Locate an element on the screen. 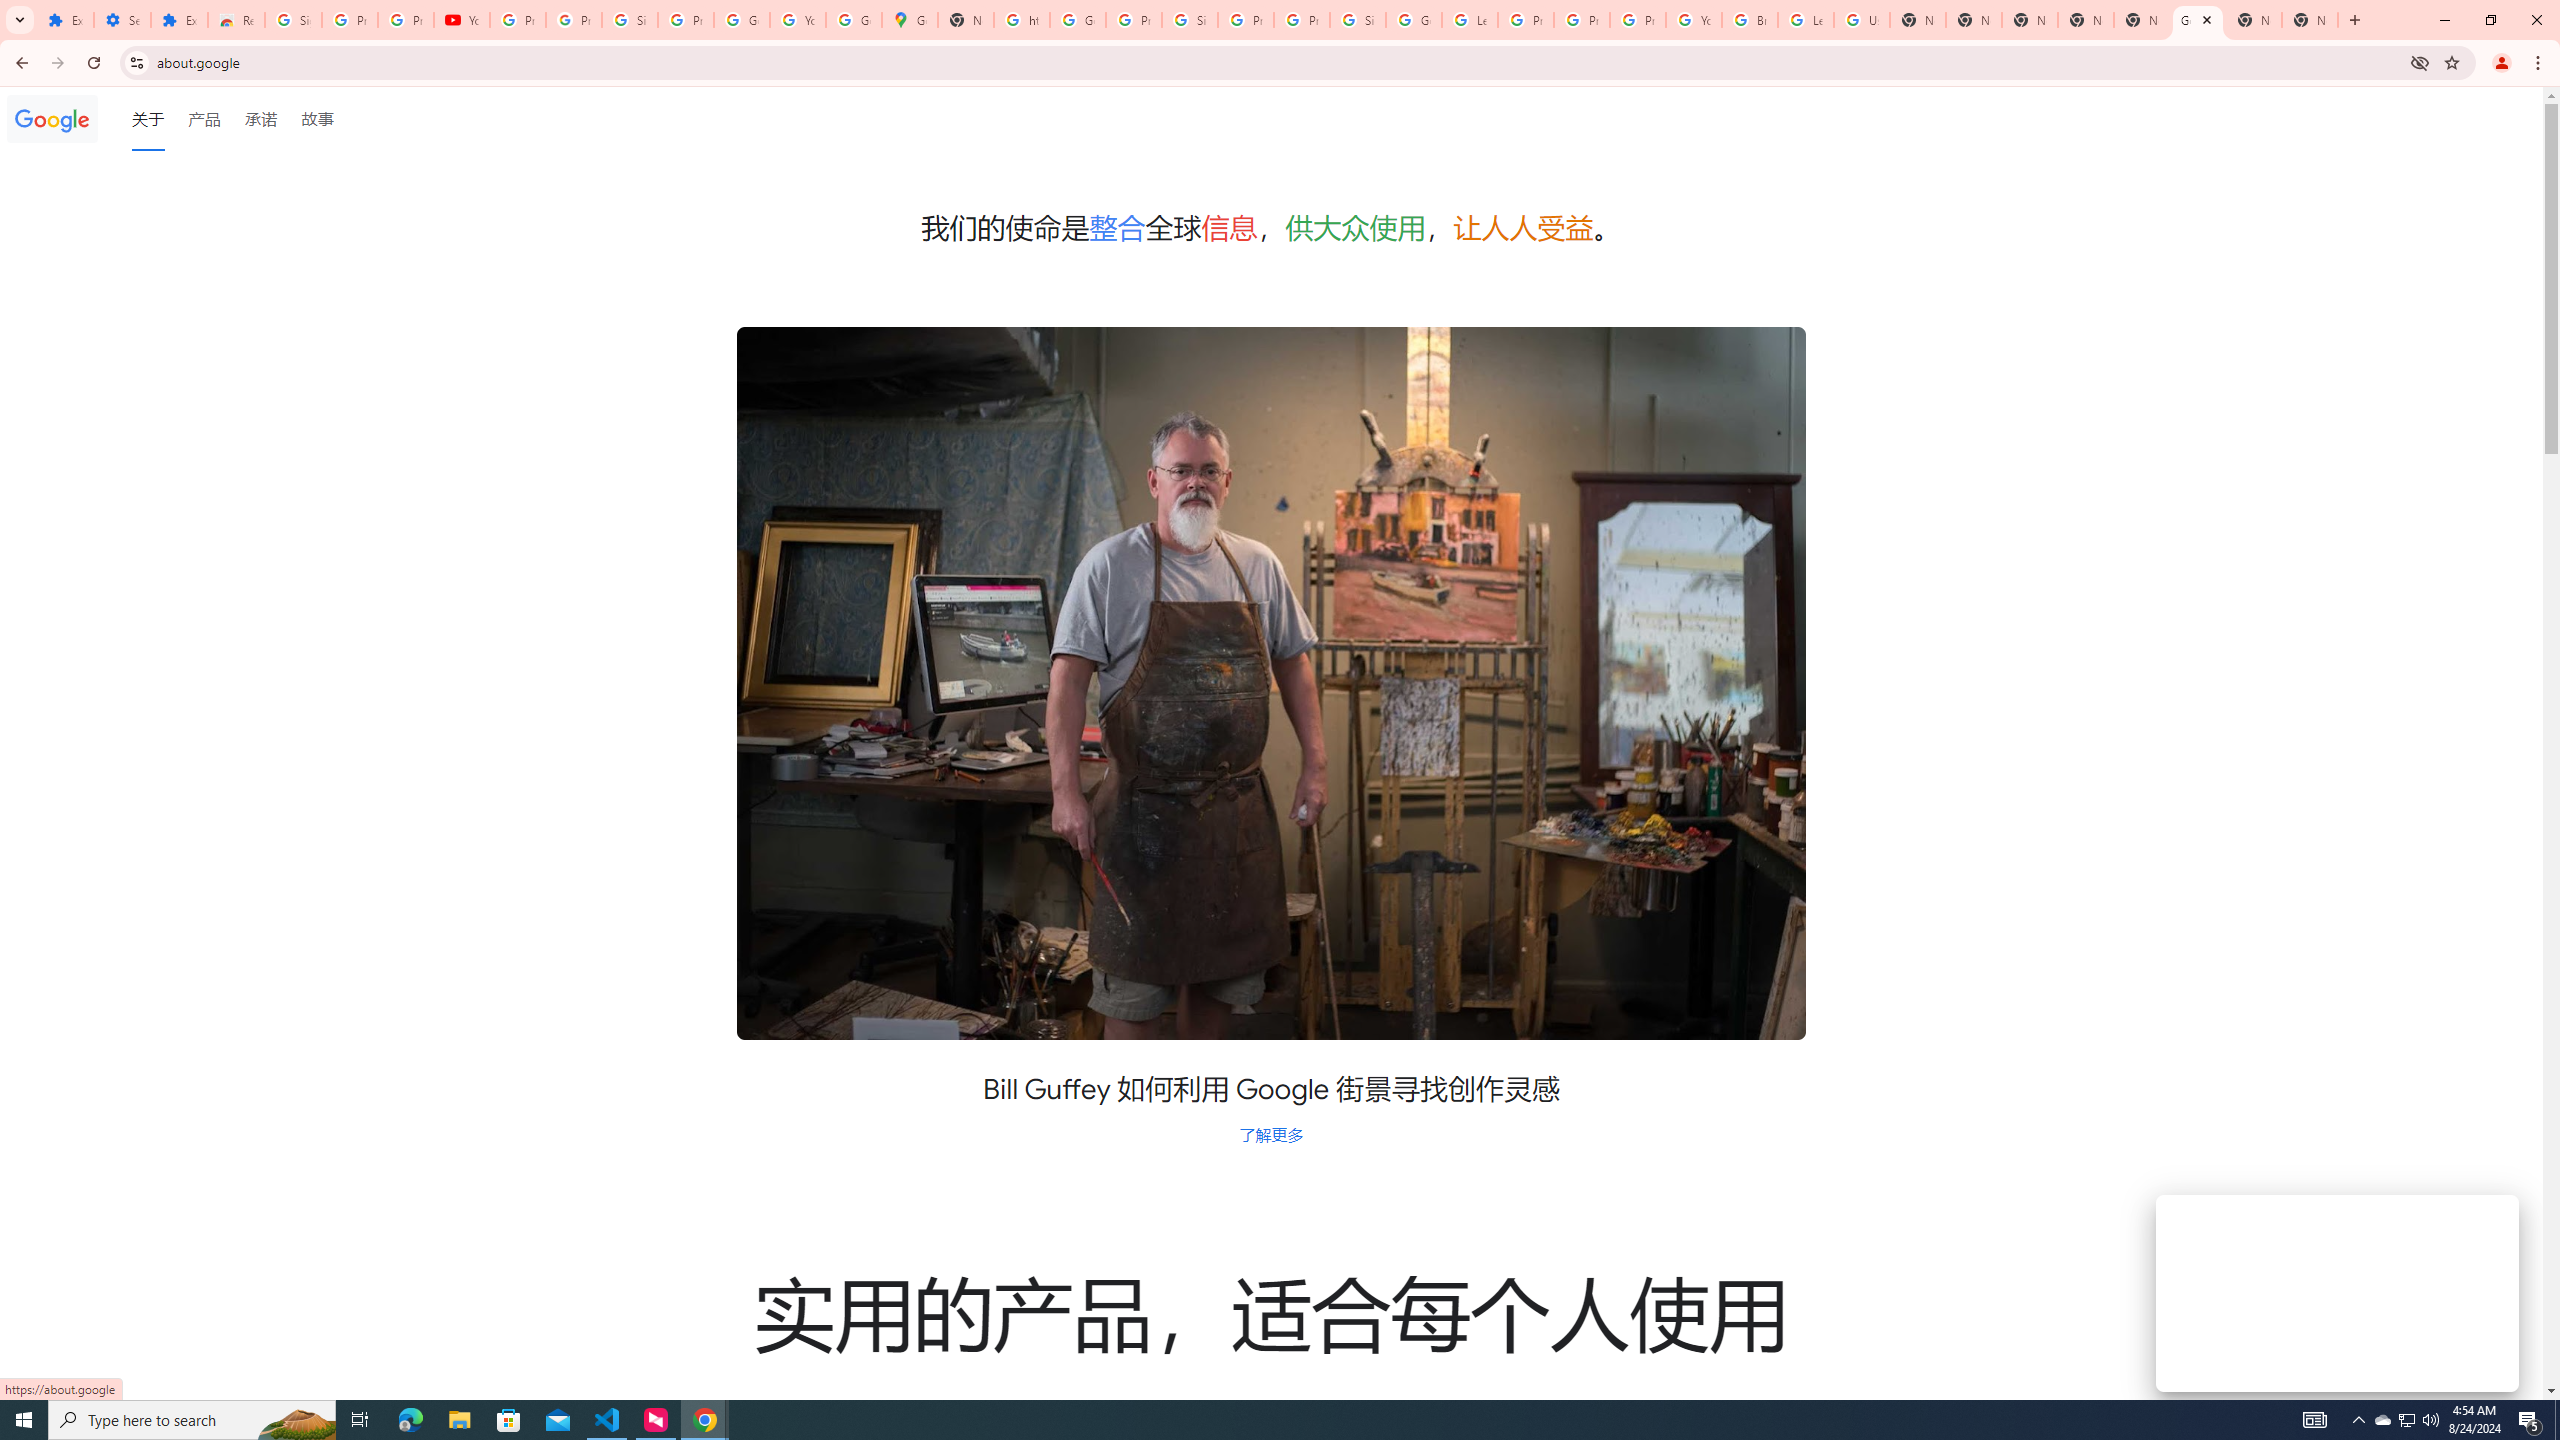 This screenshot has height=1440, width=2560. 'Settings' is located at coordinates (121, 19).